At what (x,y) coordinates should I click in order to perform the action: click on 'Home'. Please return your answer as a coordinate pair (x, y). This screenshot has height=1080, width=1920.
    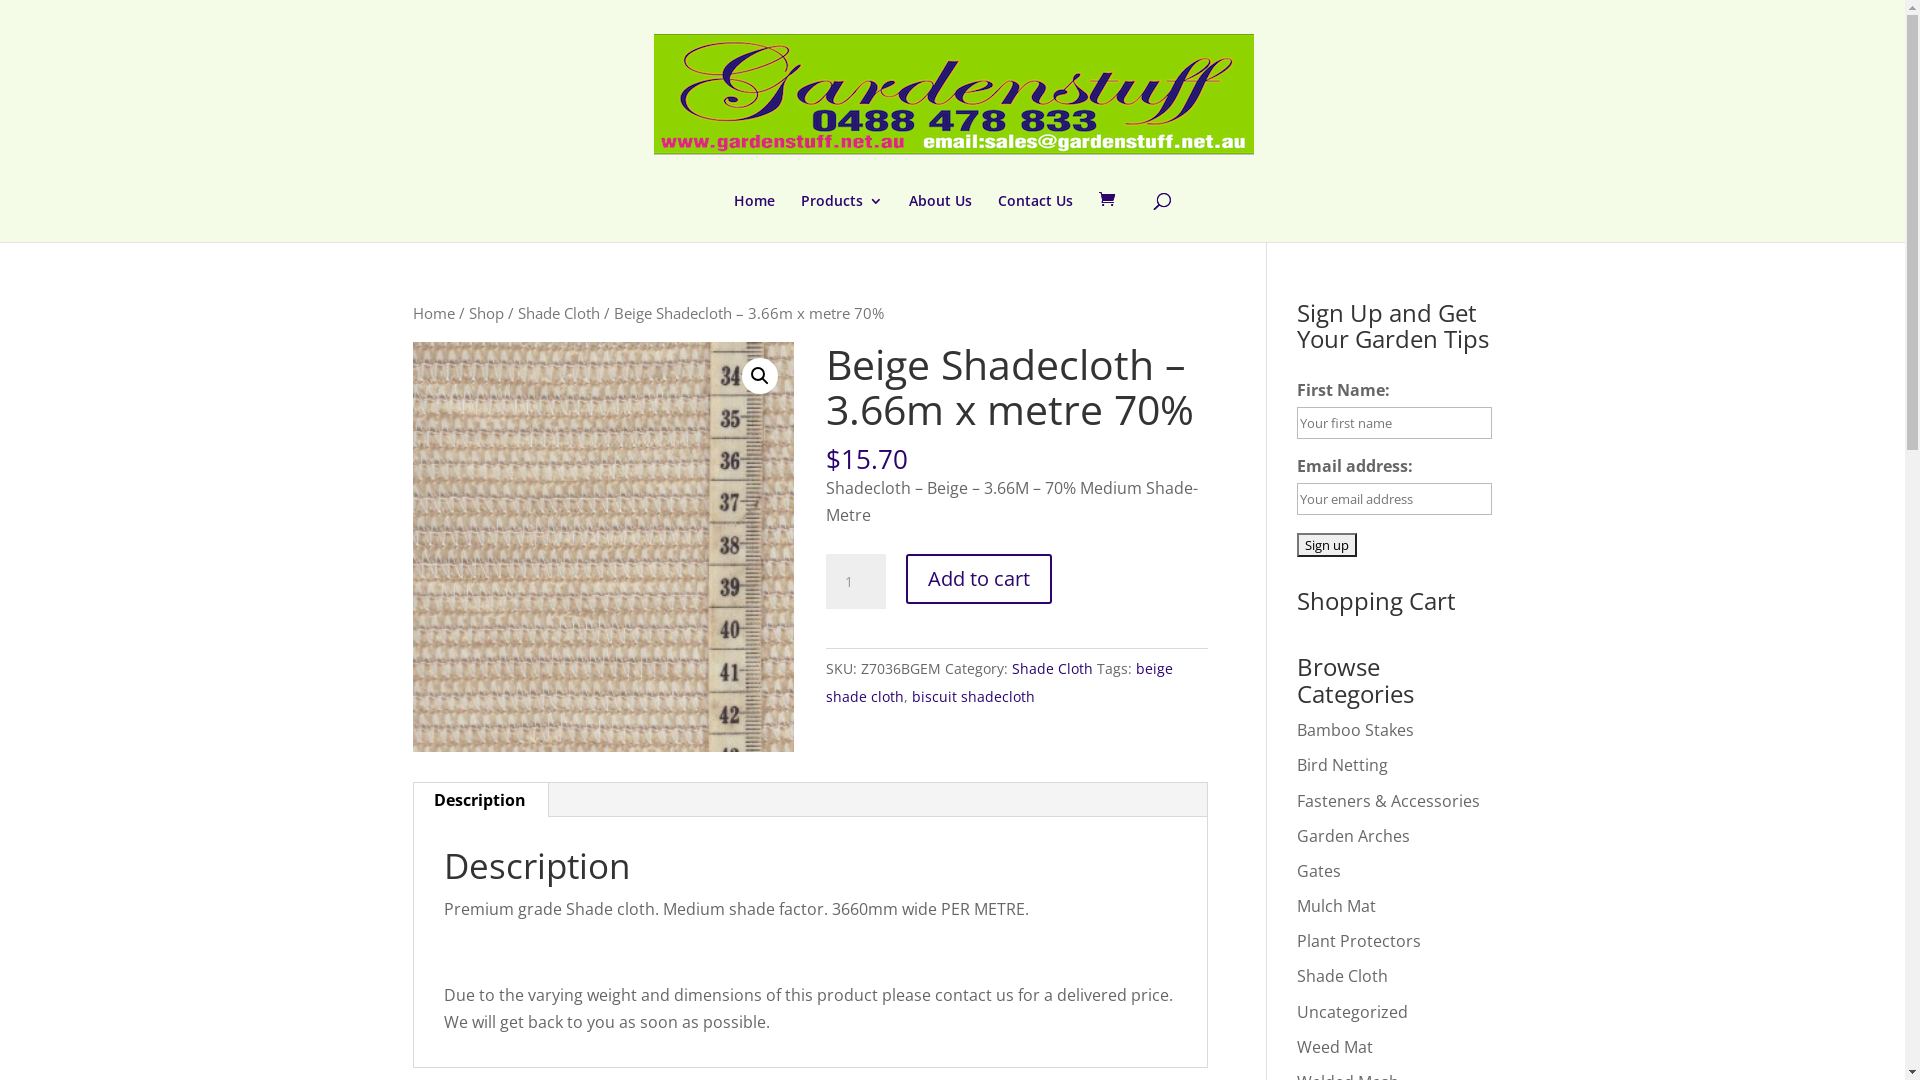
    Looking at the image, I should click on (431, 312).